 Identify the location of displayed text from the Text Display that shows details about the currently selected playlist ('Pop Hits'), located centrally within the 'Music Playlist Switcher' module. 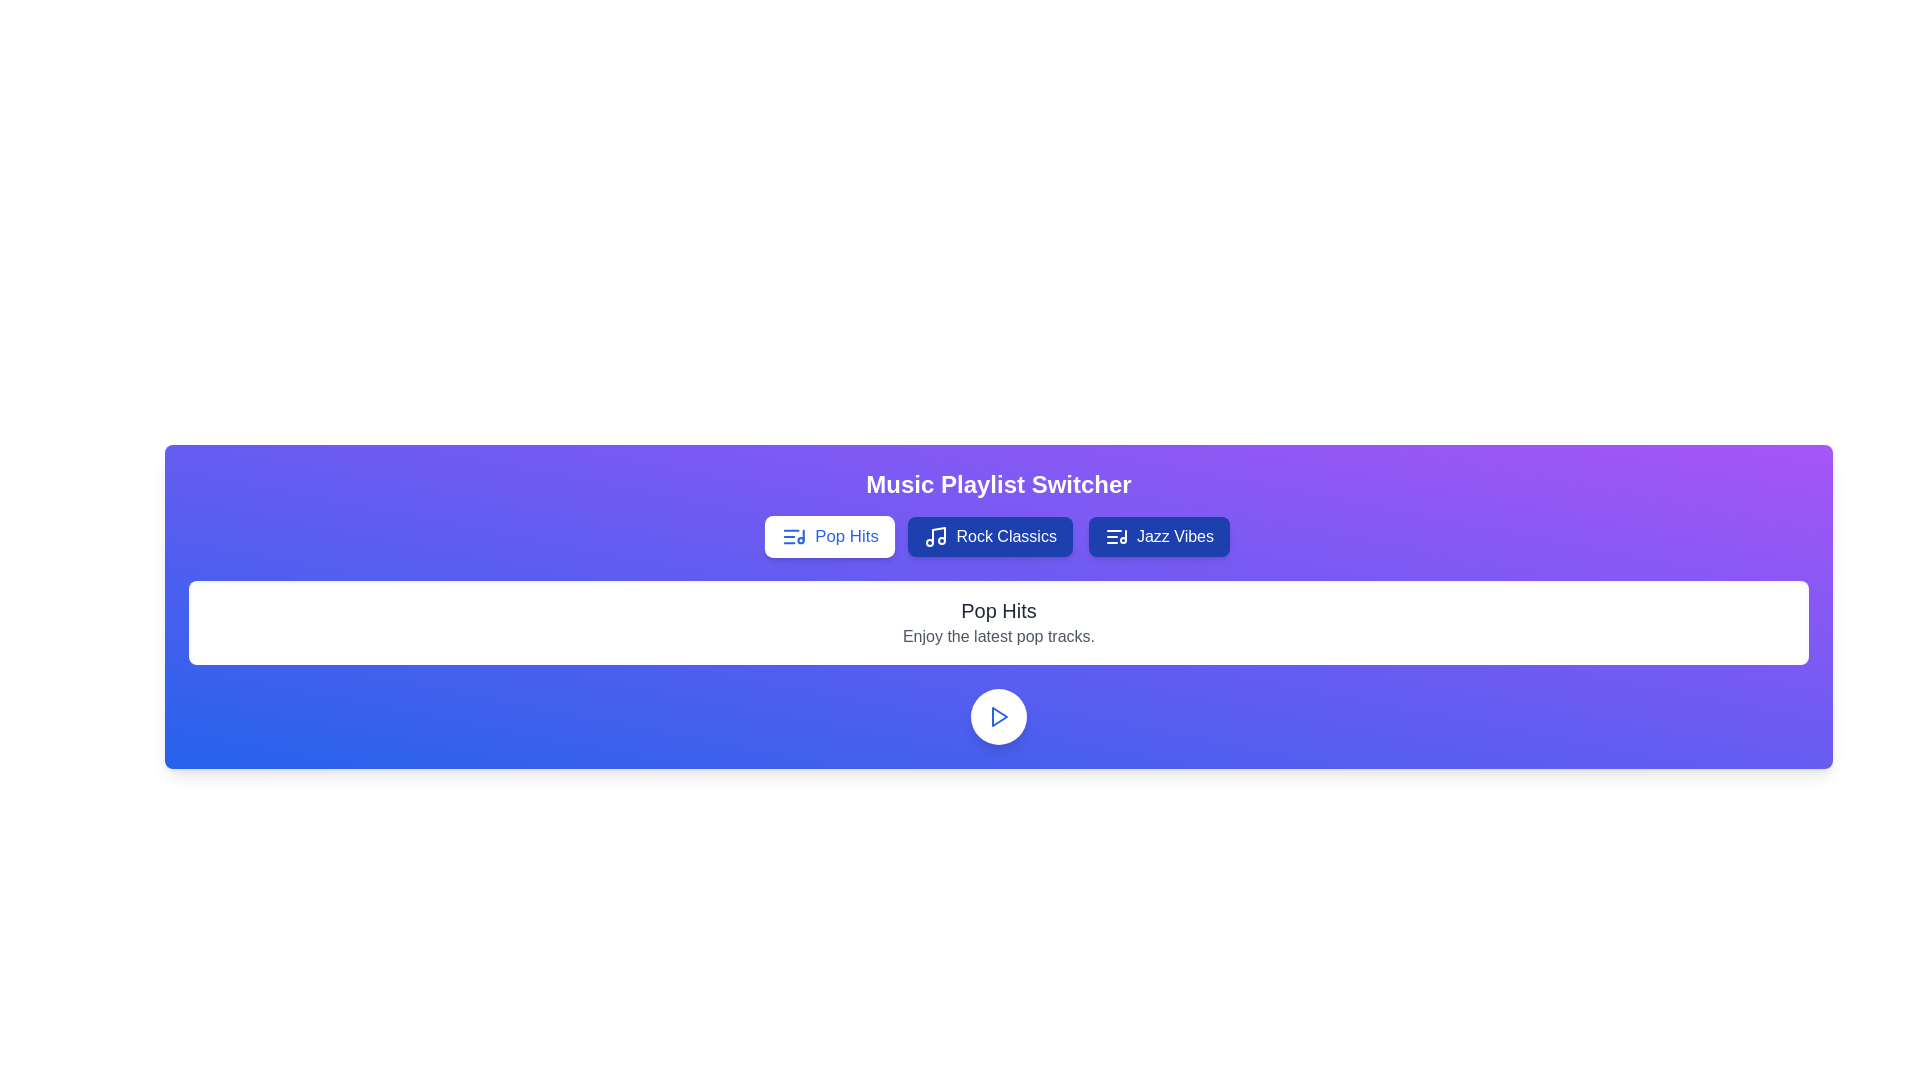
(998, 622).